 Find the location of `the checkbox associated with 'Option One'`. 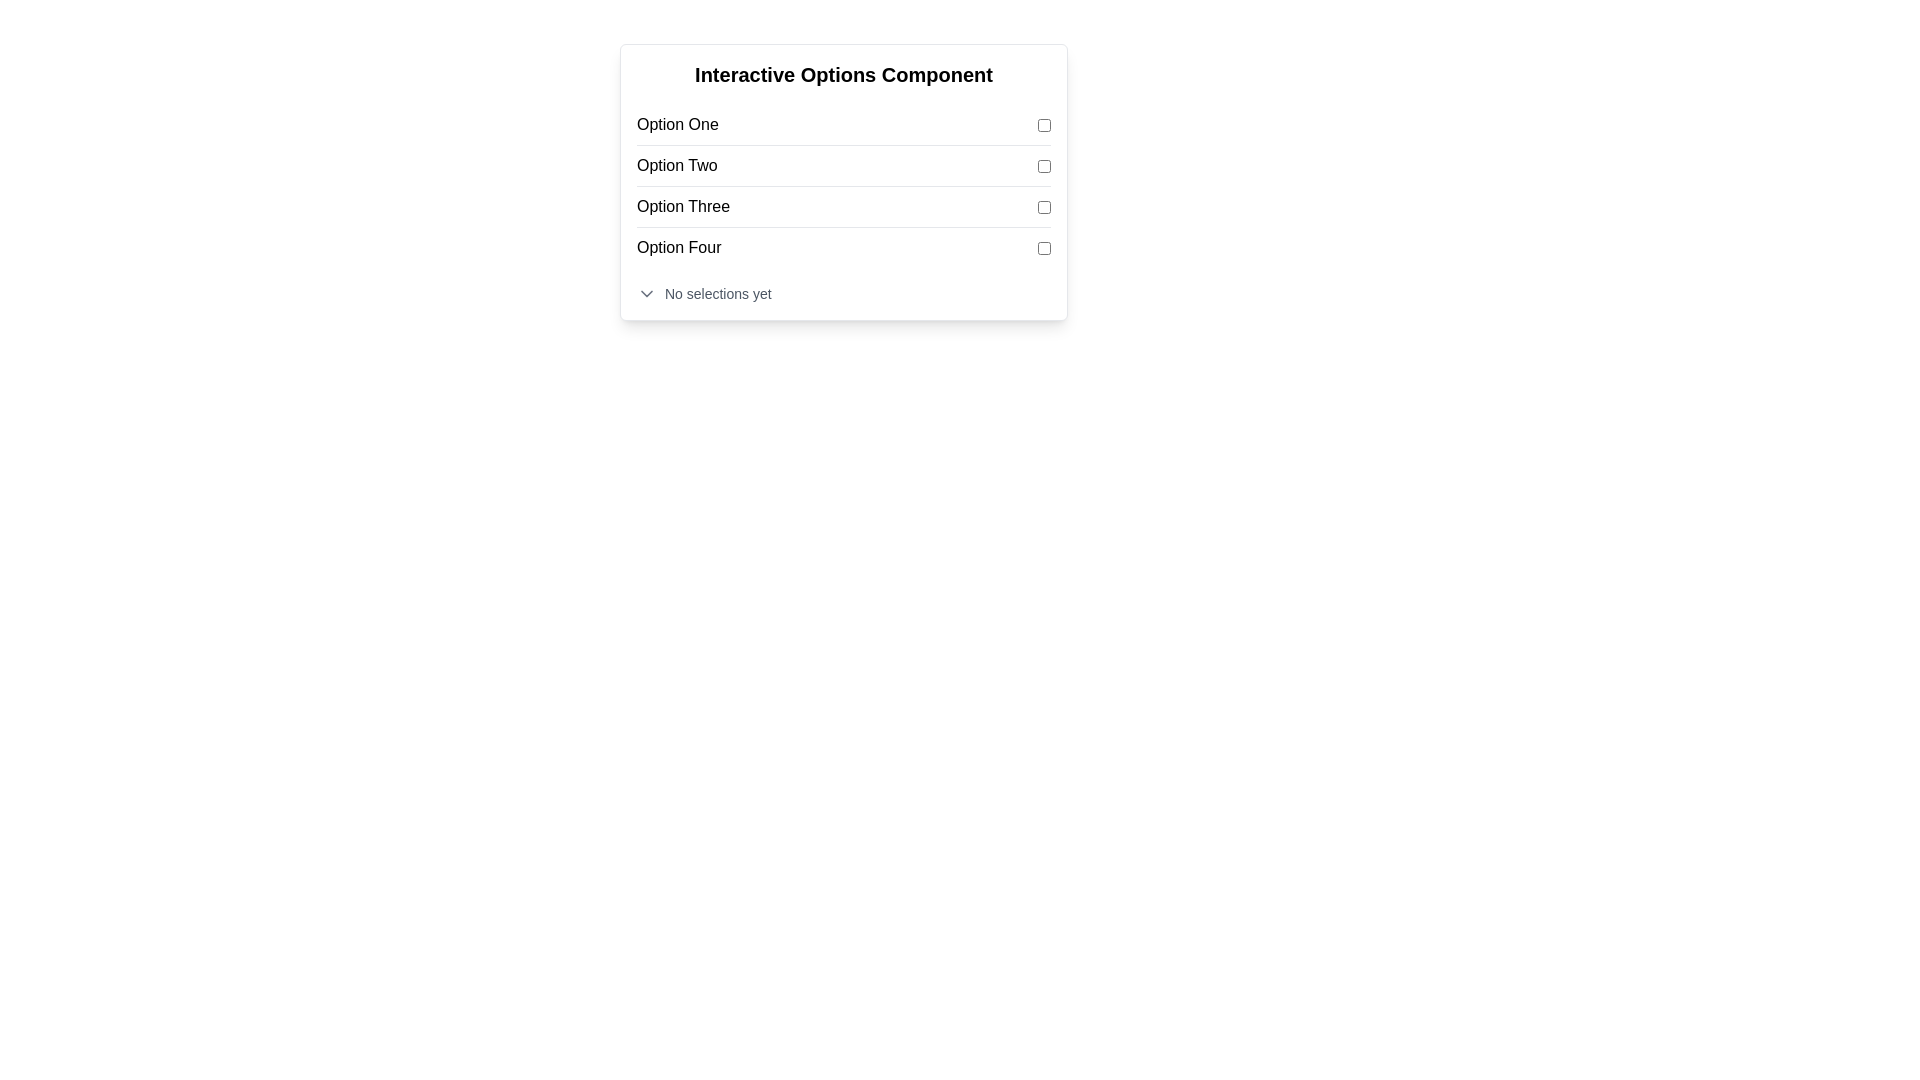

the checkbox associated with 'Option One' is located at coordinates (1043, 124).